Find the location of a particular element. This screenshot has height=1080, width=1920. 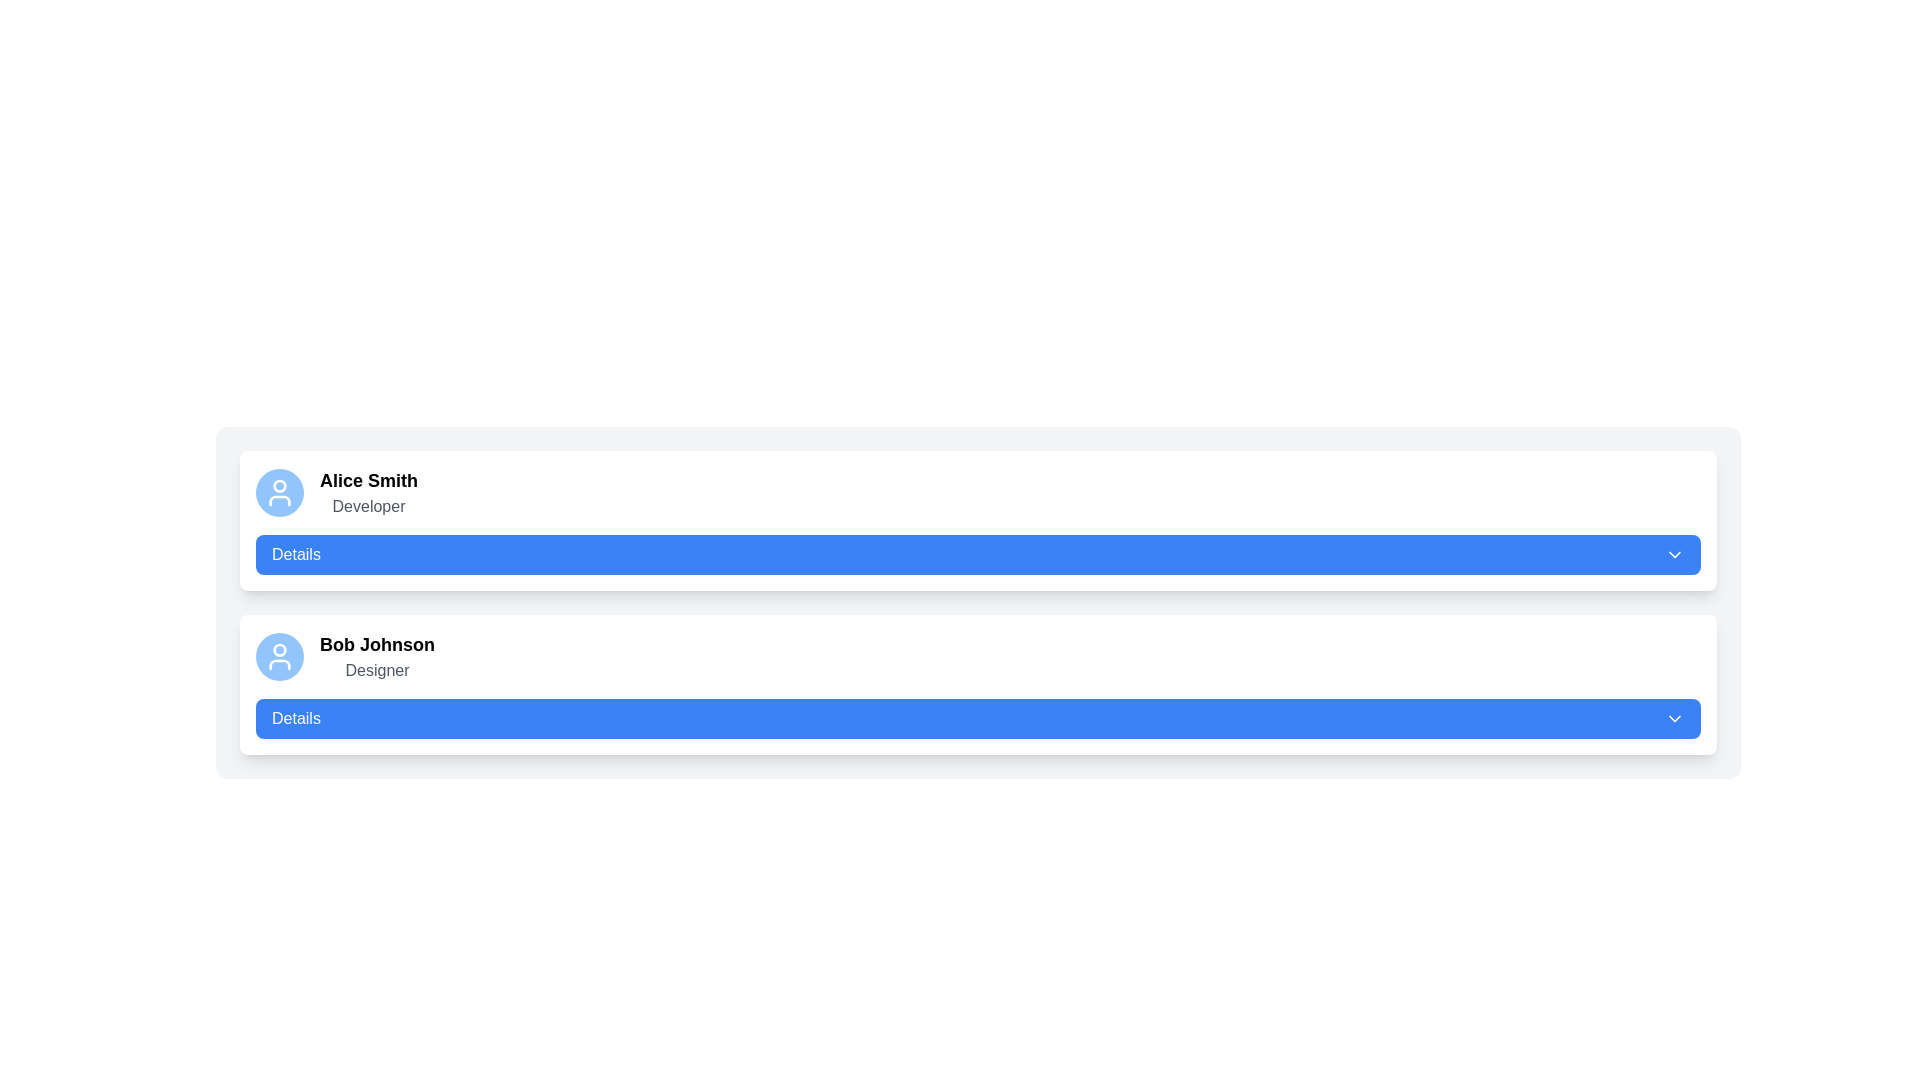

the text label displaying 'Designer', which is styled in gray and positioned directly below 'Bob Johnson' and above the 'Details' button is located at coordinates (377, 671).